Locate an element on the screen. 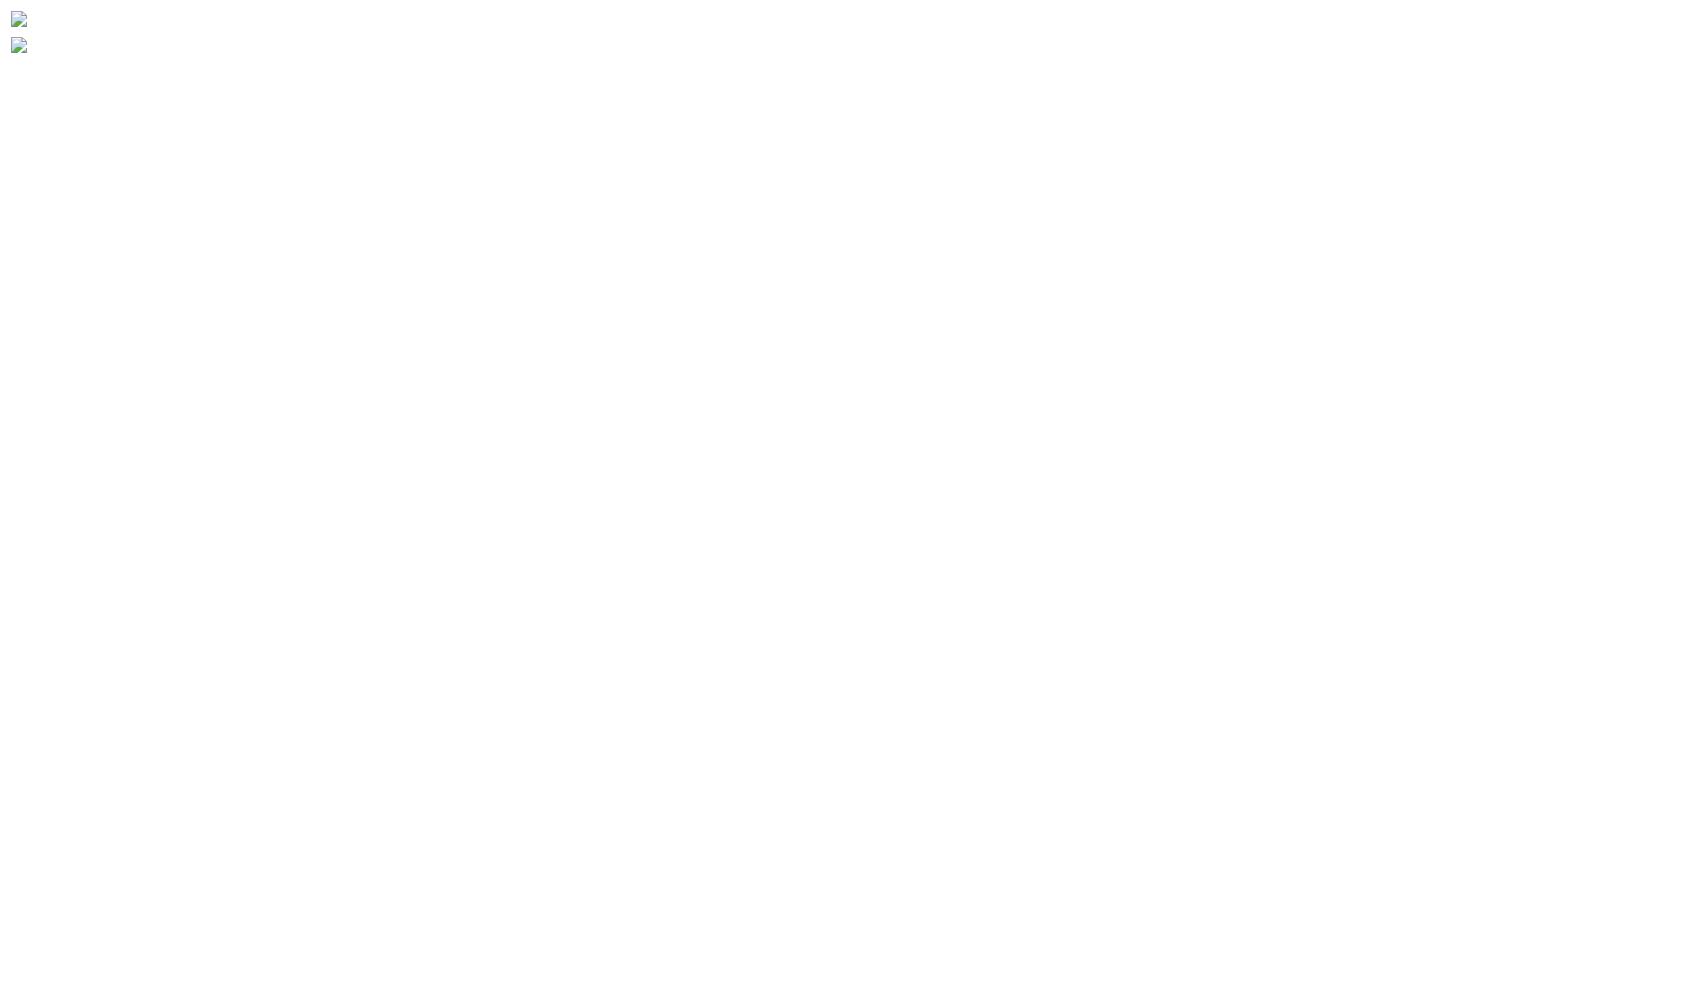  'Forum' is located at coordinates (10, 921).